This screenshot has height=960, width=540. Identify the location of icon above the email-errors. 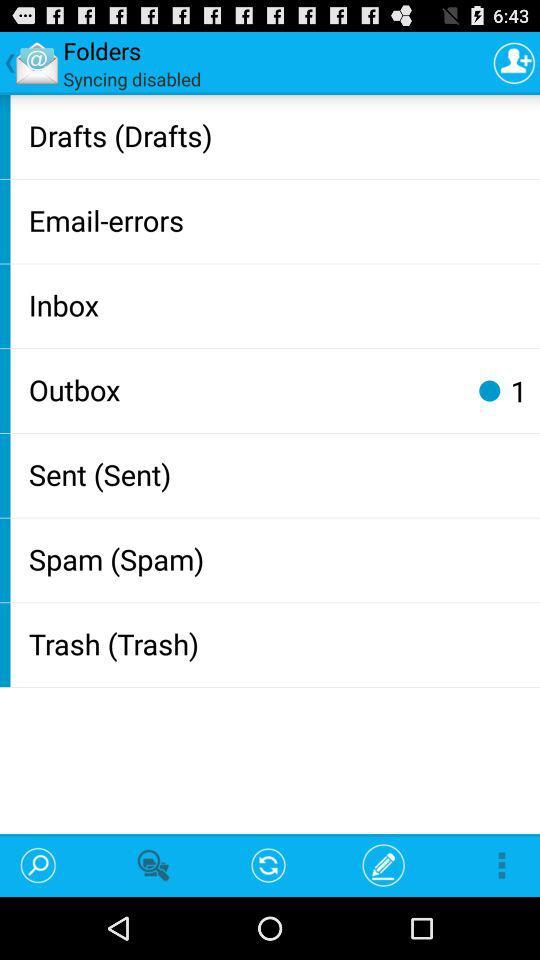
(279, 134).